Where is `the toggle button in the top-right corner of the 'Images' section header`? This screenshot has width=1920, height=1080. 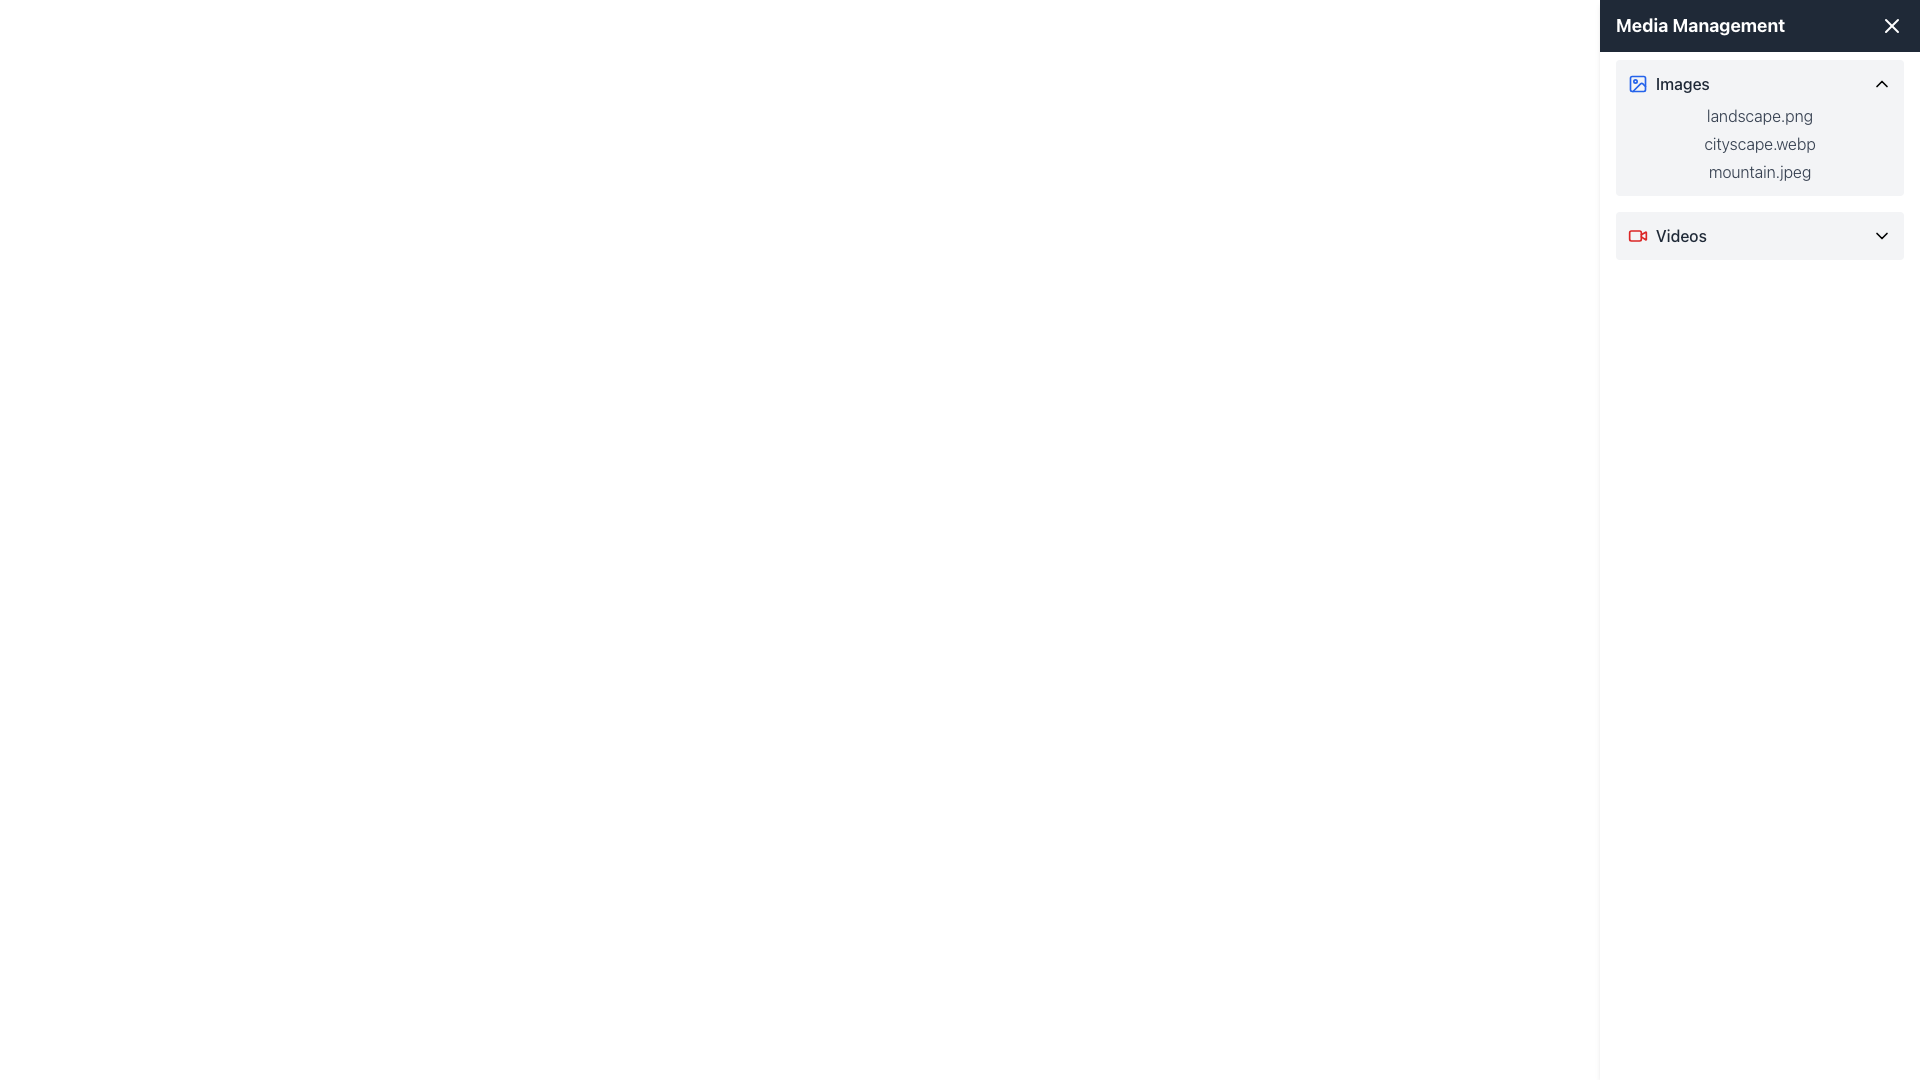 the toggle button in the top-right corner of the 'Images' section header is located at coordinates (1880, 83).